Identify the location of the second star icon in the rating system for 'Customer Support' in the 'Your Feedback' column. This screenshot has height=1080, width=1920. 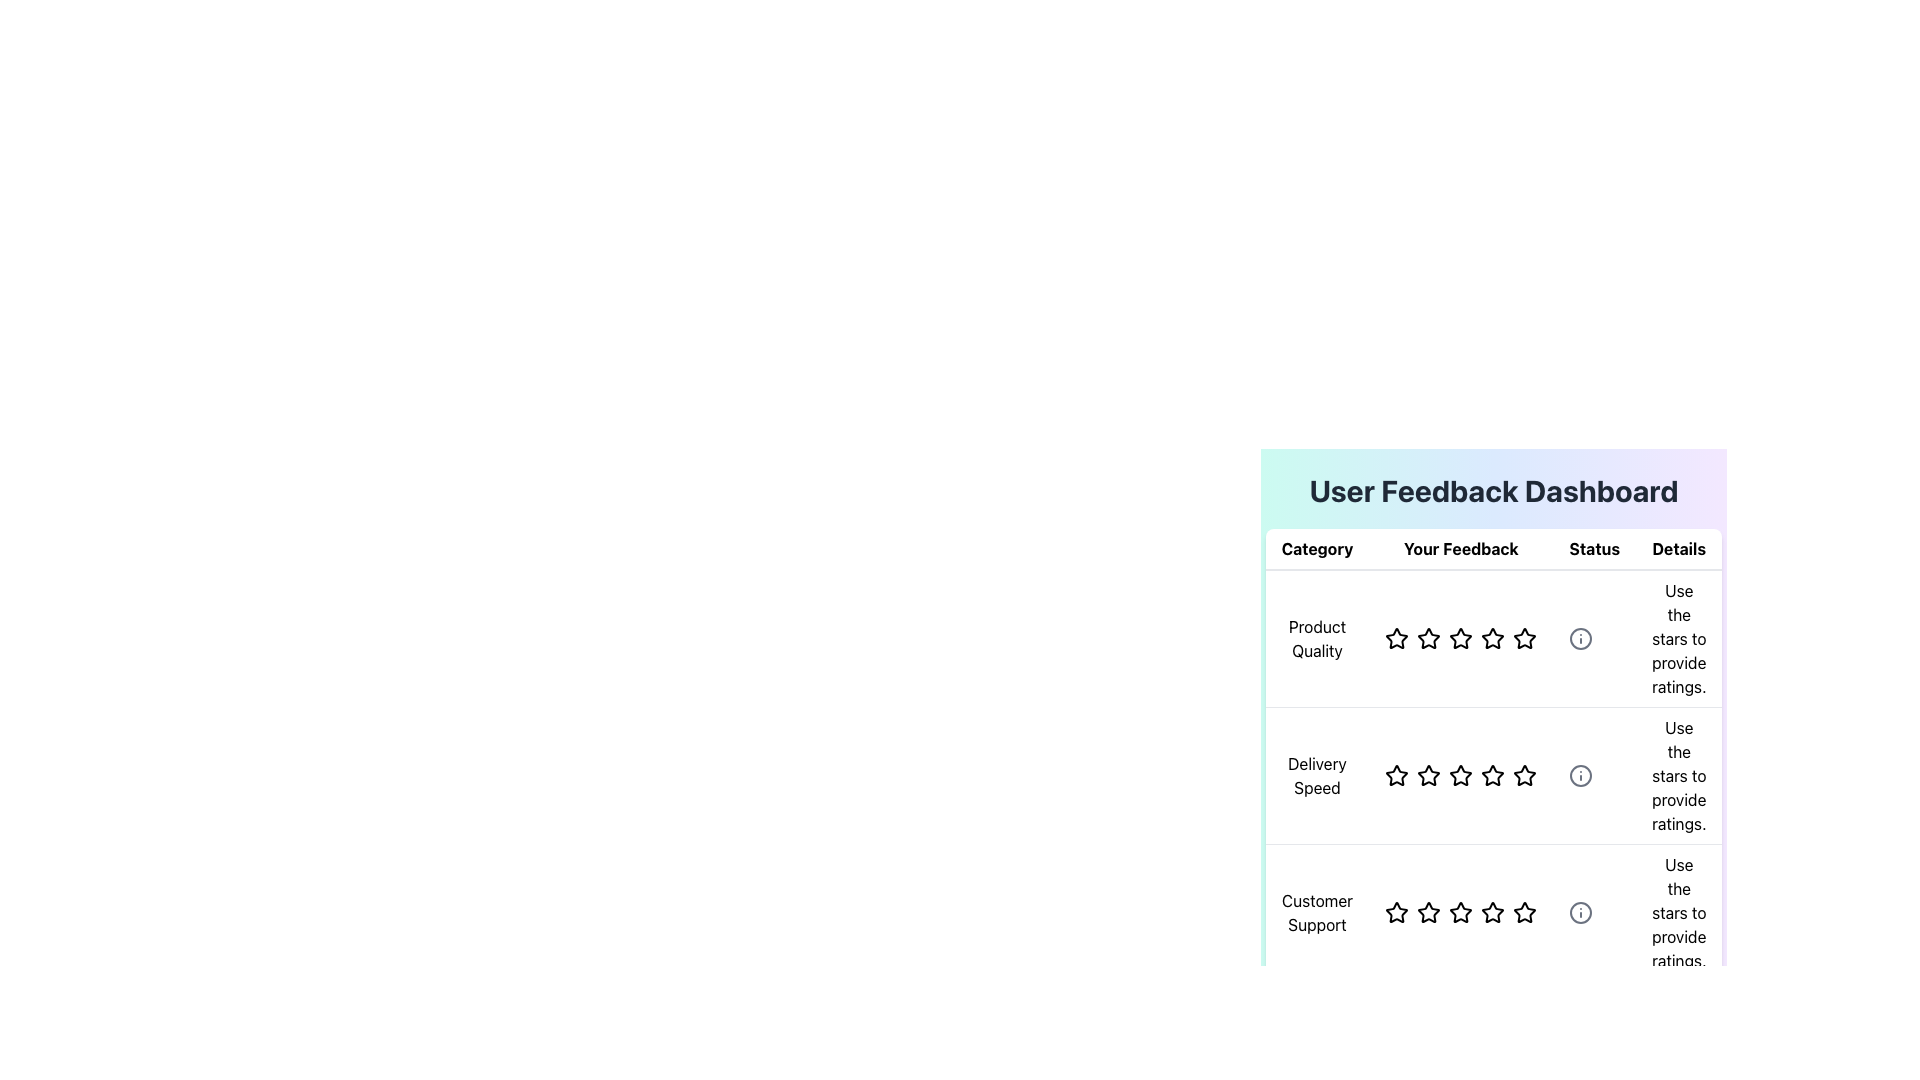
(1428, 913).